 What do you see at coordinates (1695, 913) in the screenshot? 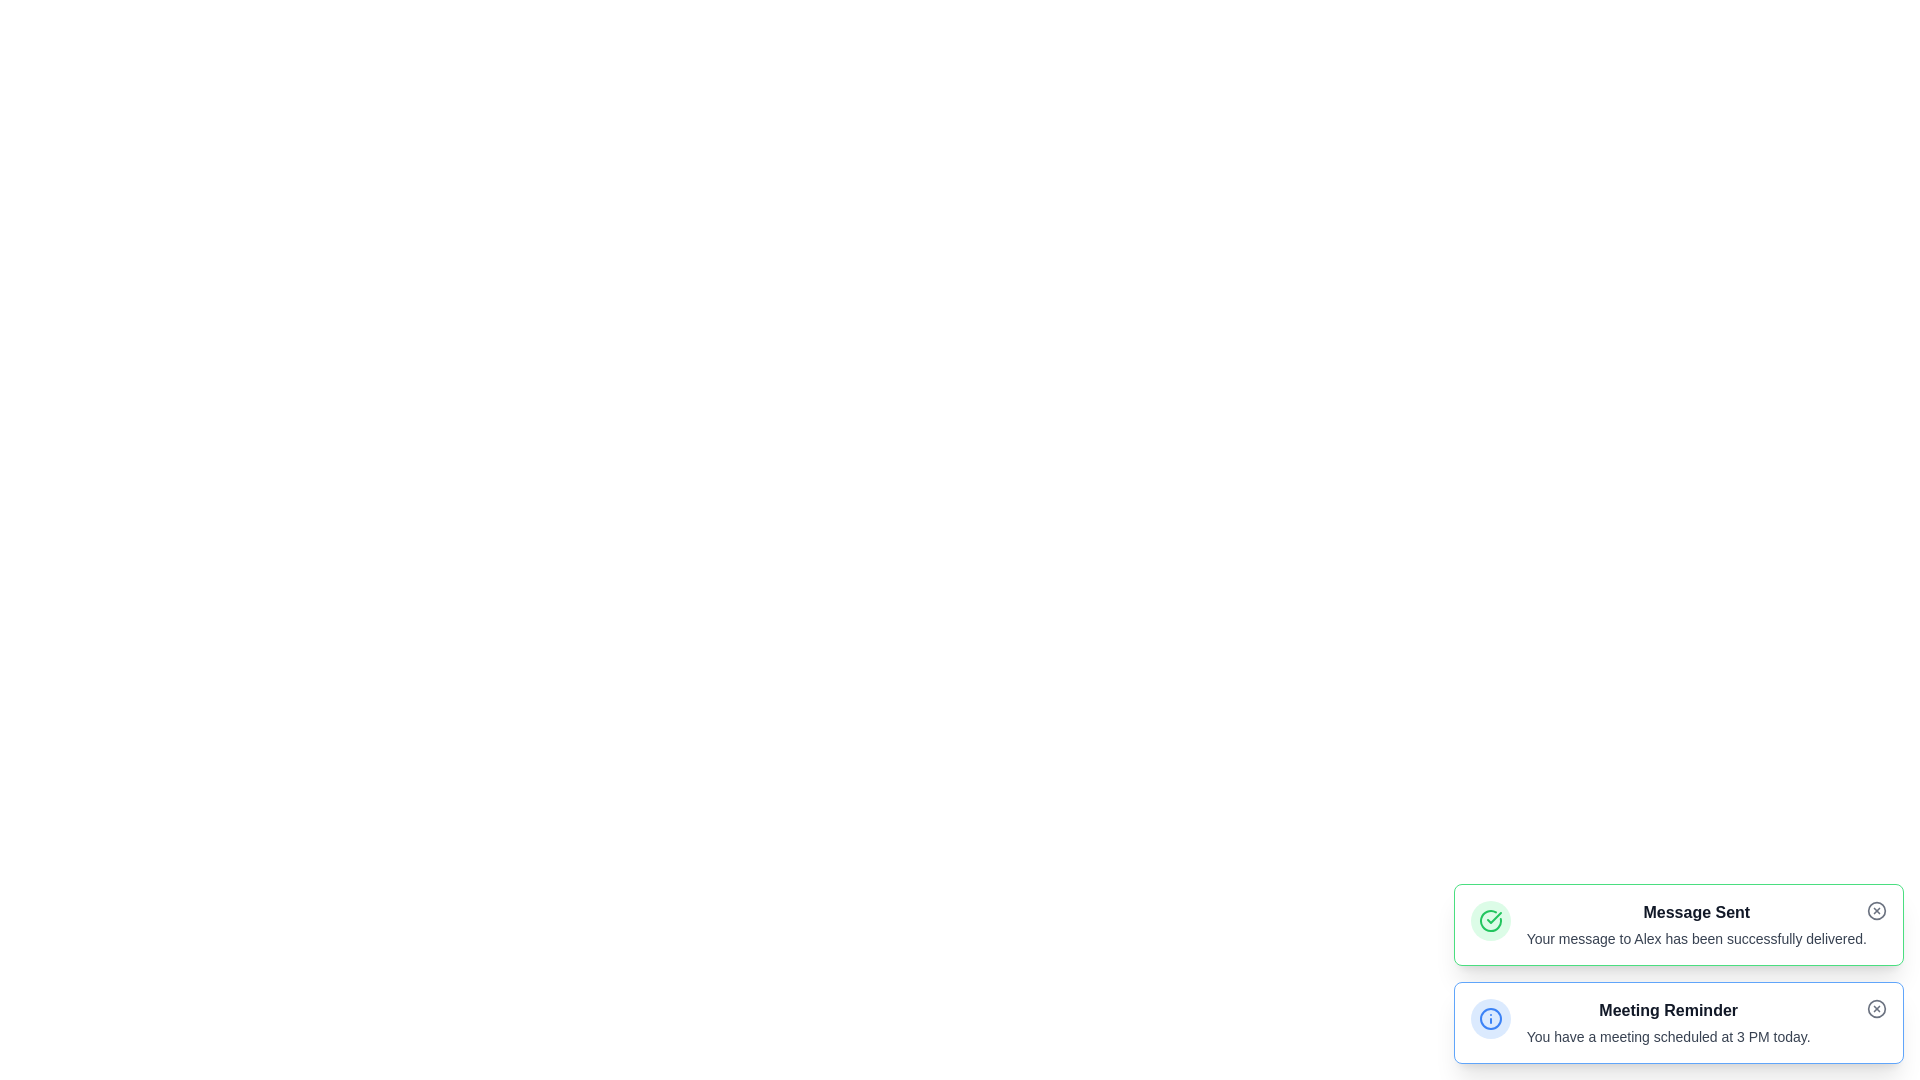
I see `the notification titled 'Message Sent'` at bounding box center [1695, 913].